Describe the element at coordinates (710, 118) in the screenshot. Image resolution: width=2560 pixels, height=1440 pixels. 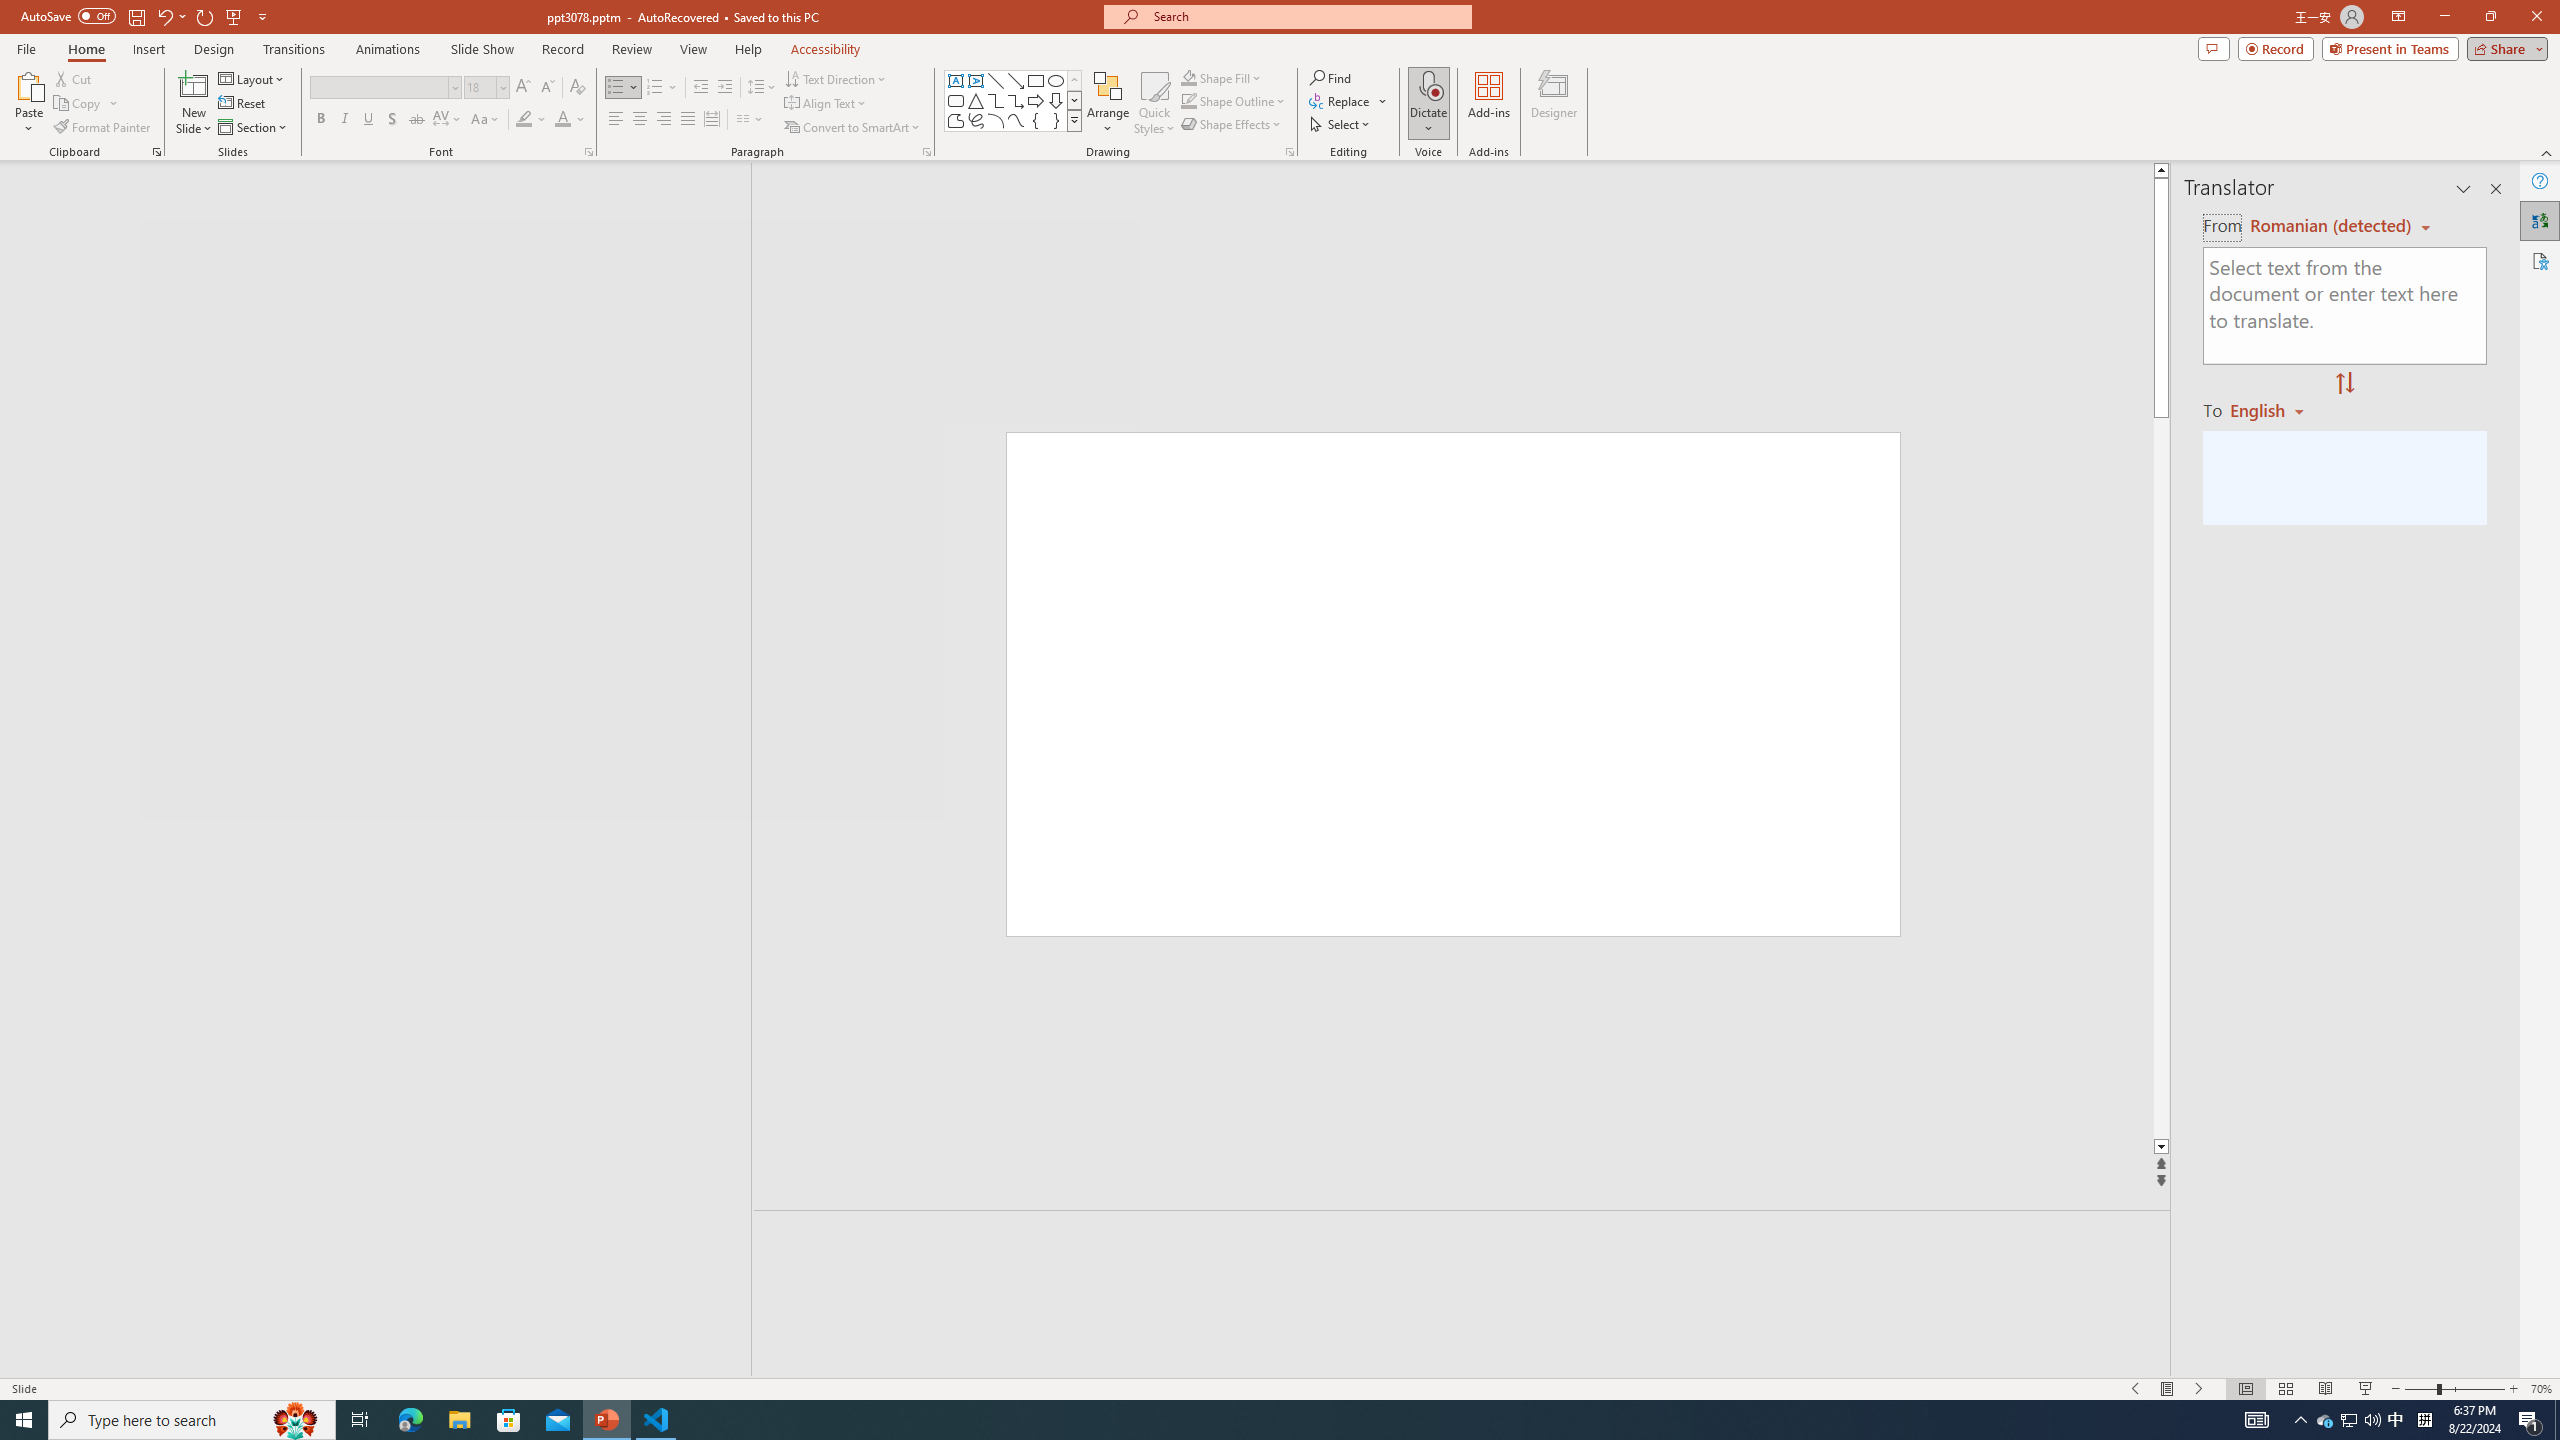
I see `'Distributed'` at that location.